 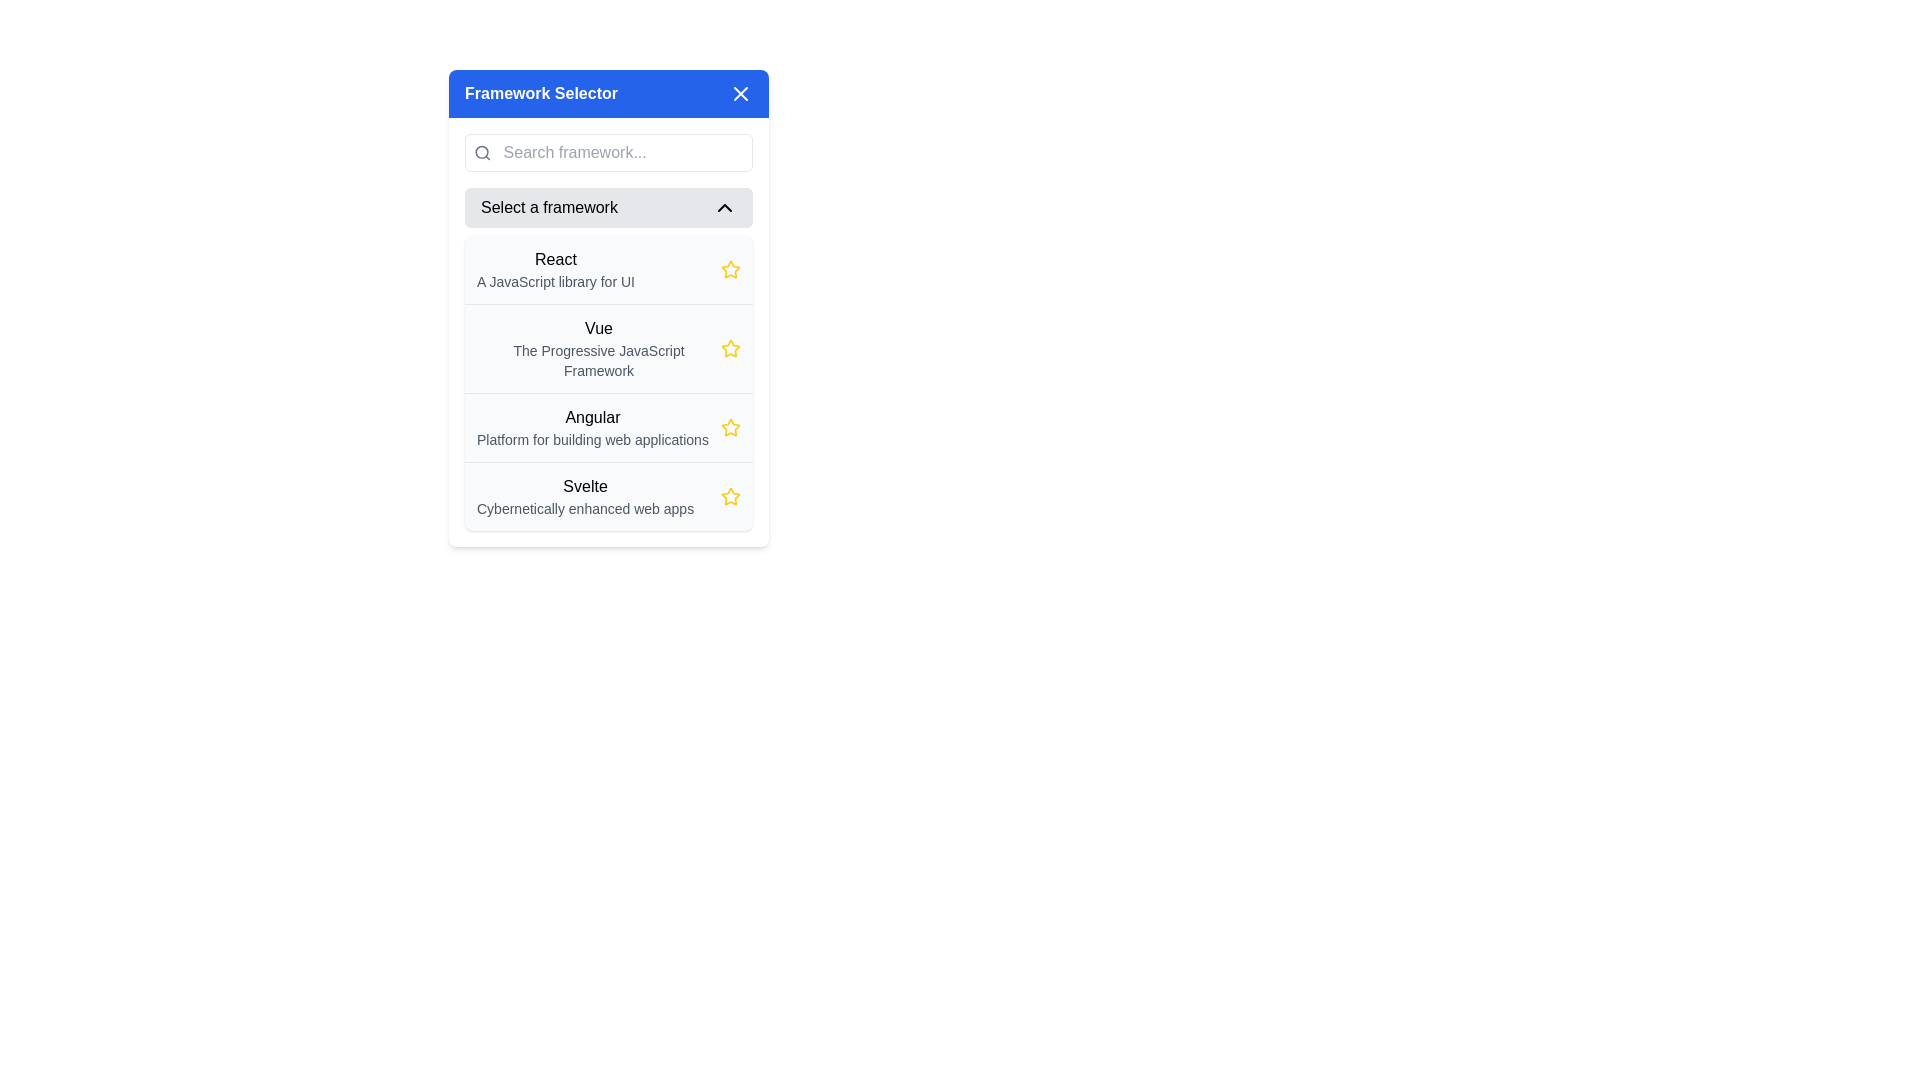 What do you see at coordinates (729, 347) in the screenshot?
I see `the star icon indicating 'favorite' or 'rating' for the 'Vue' JavaScript framework, located at the far right of its list entry` at bounding box center [729, 347].